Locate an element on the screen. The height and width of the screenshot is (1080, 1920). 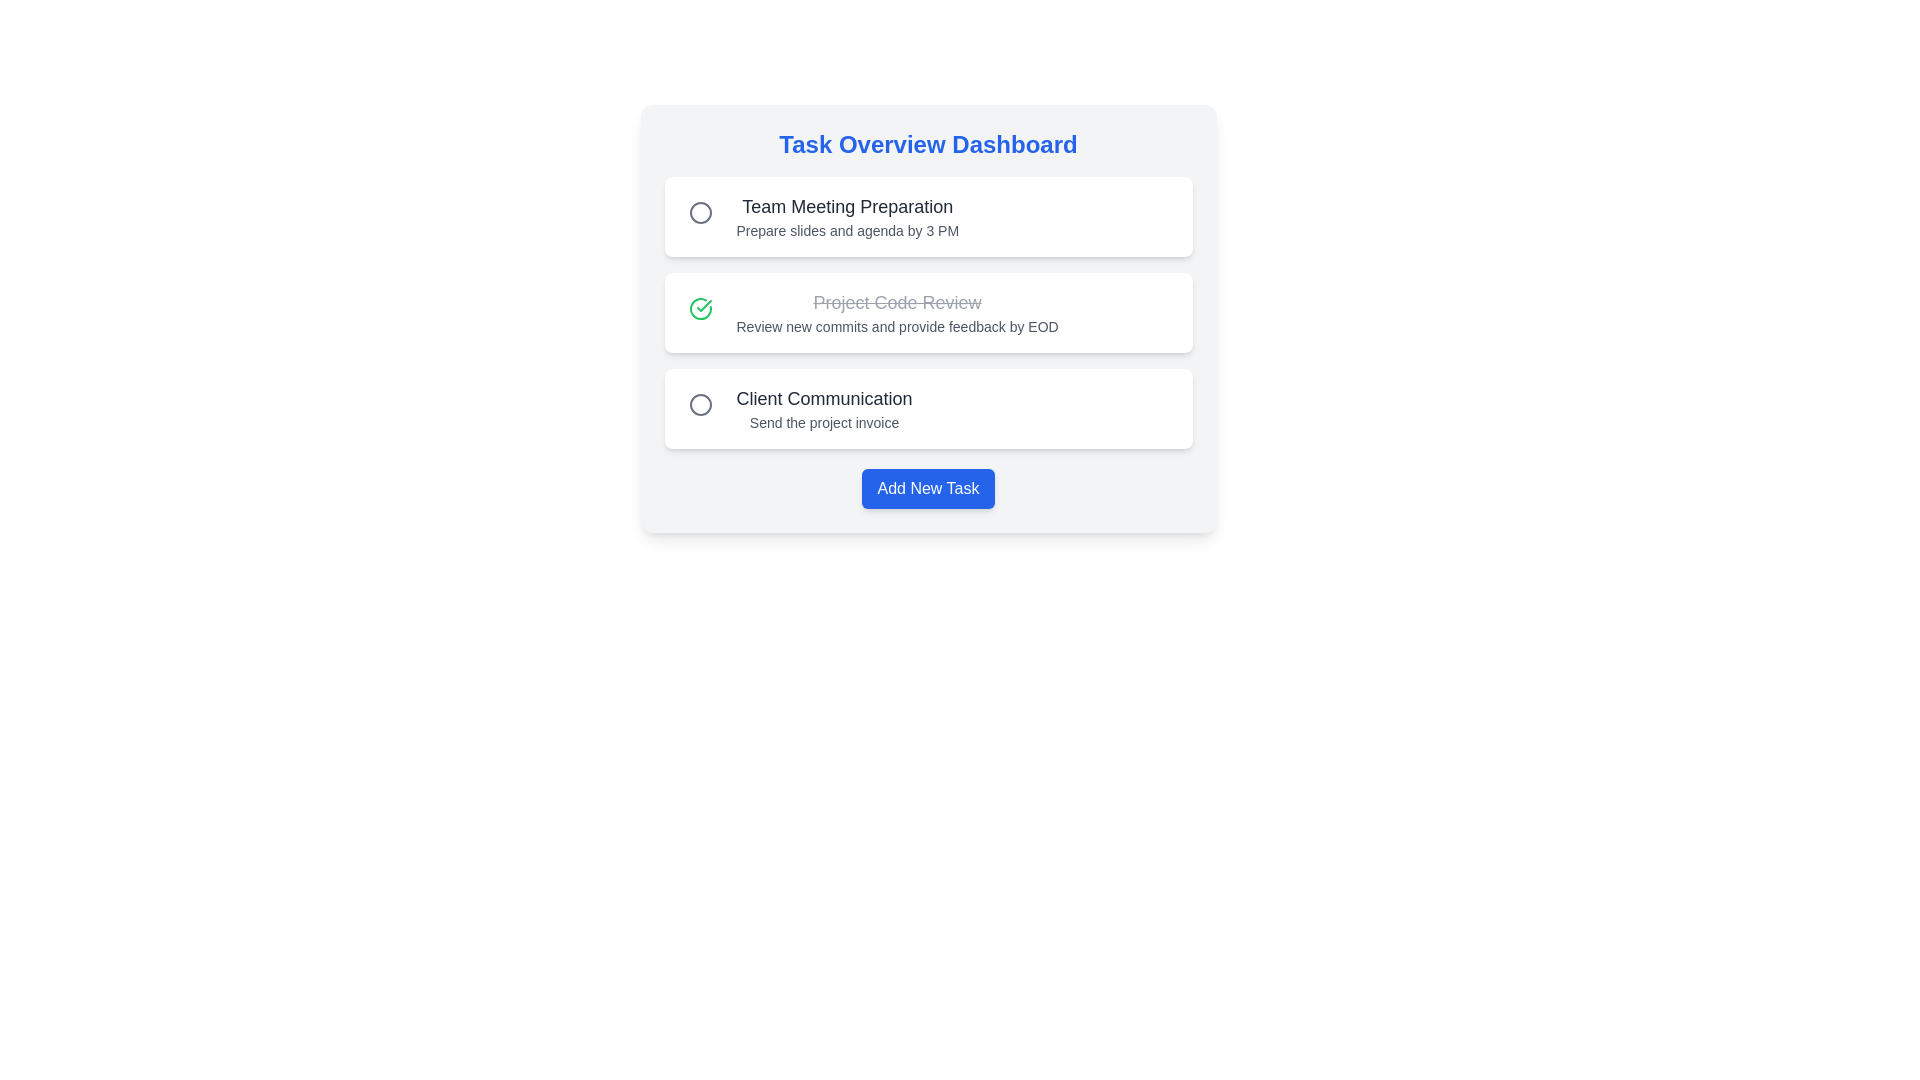
the 'Add New Task' button to initiate the task addition process is located at coordinates (927, 489).